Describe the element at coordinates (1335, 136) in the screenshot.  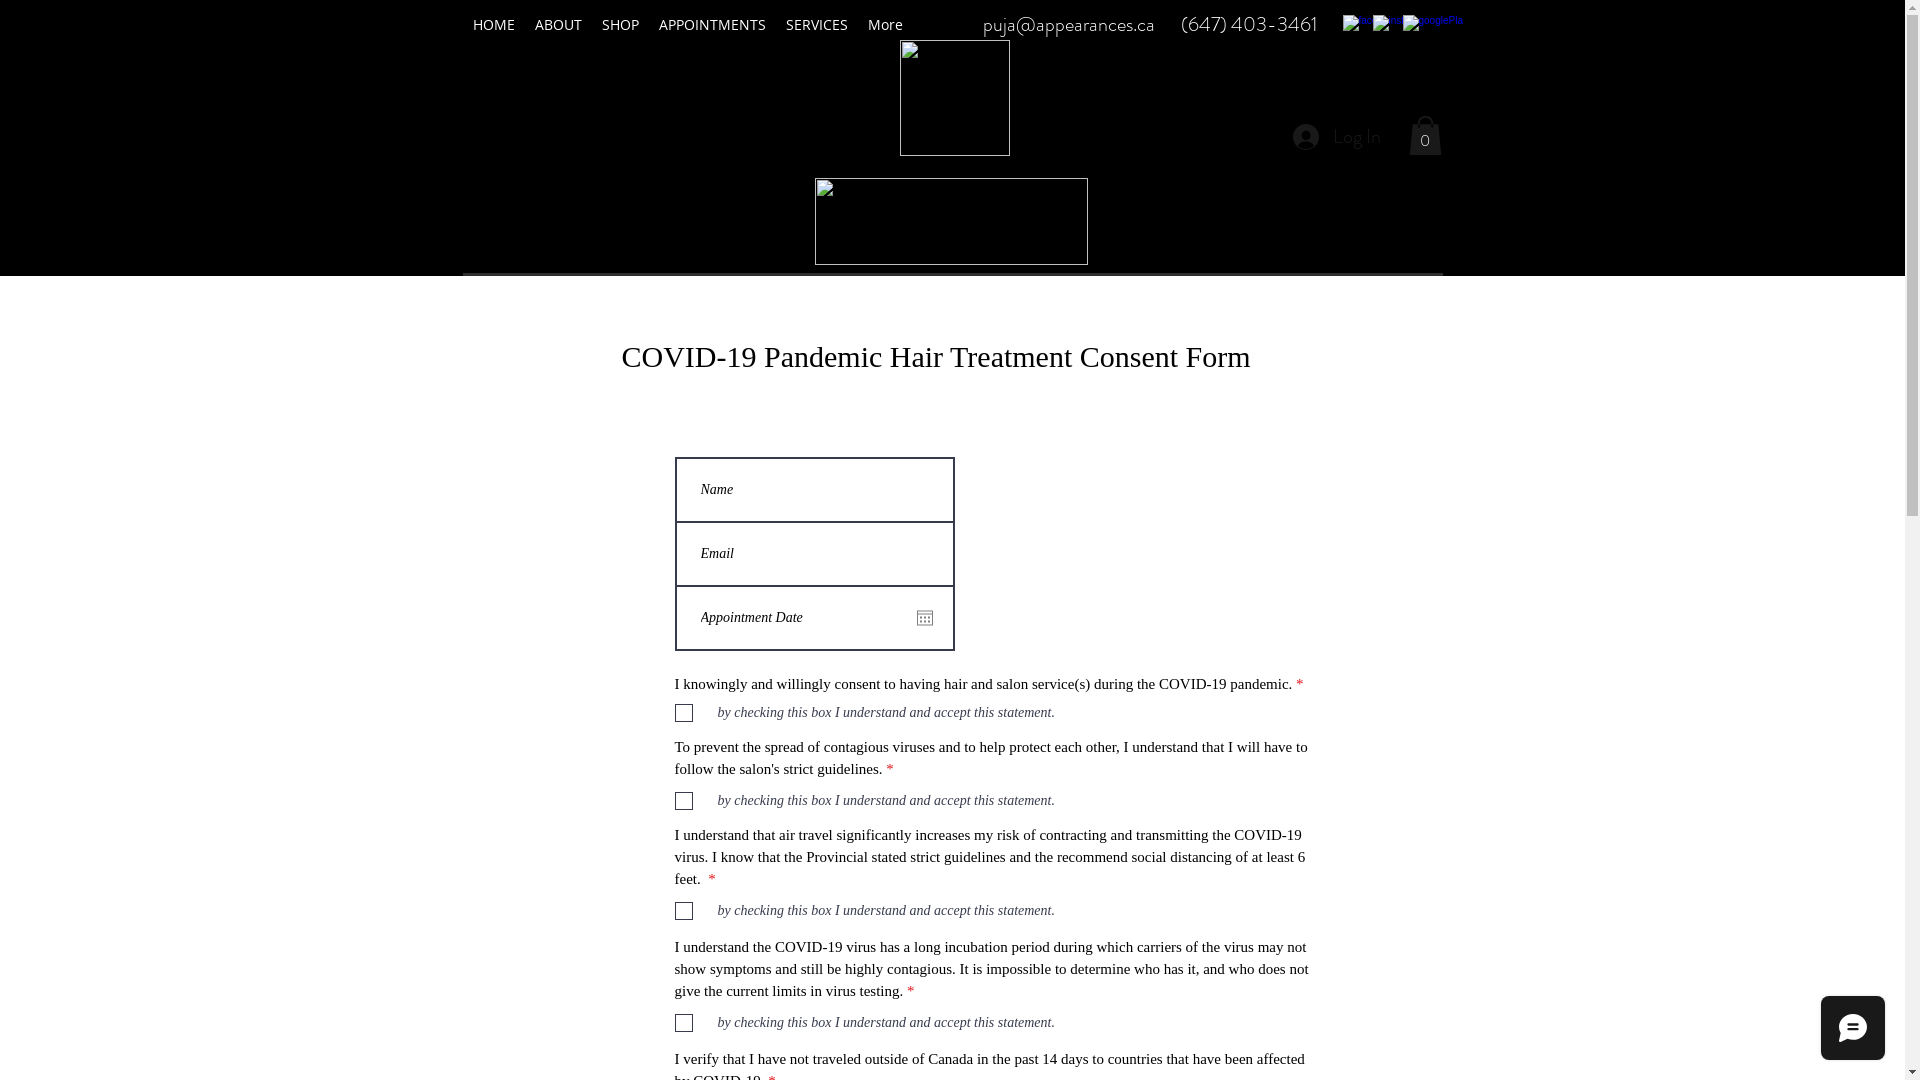
I see `'Log In'` at that location.